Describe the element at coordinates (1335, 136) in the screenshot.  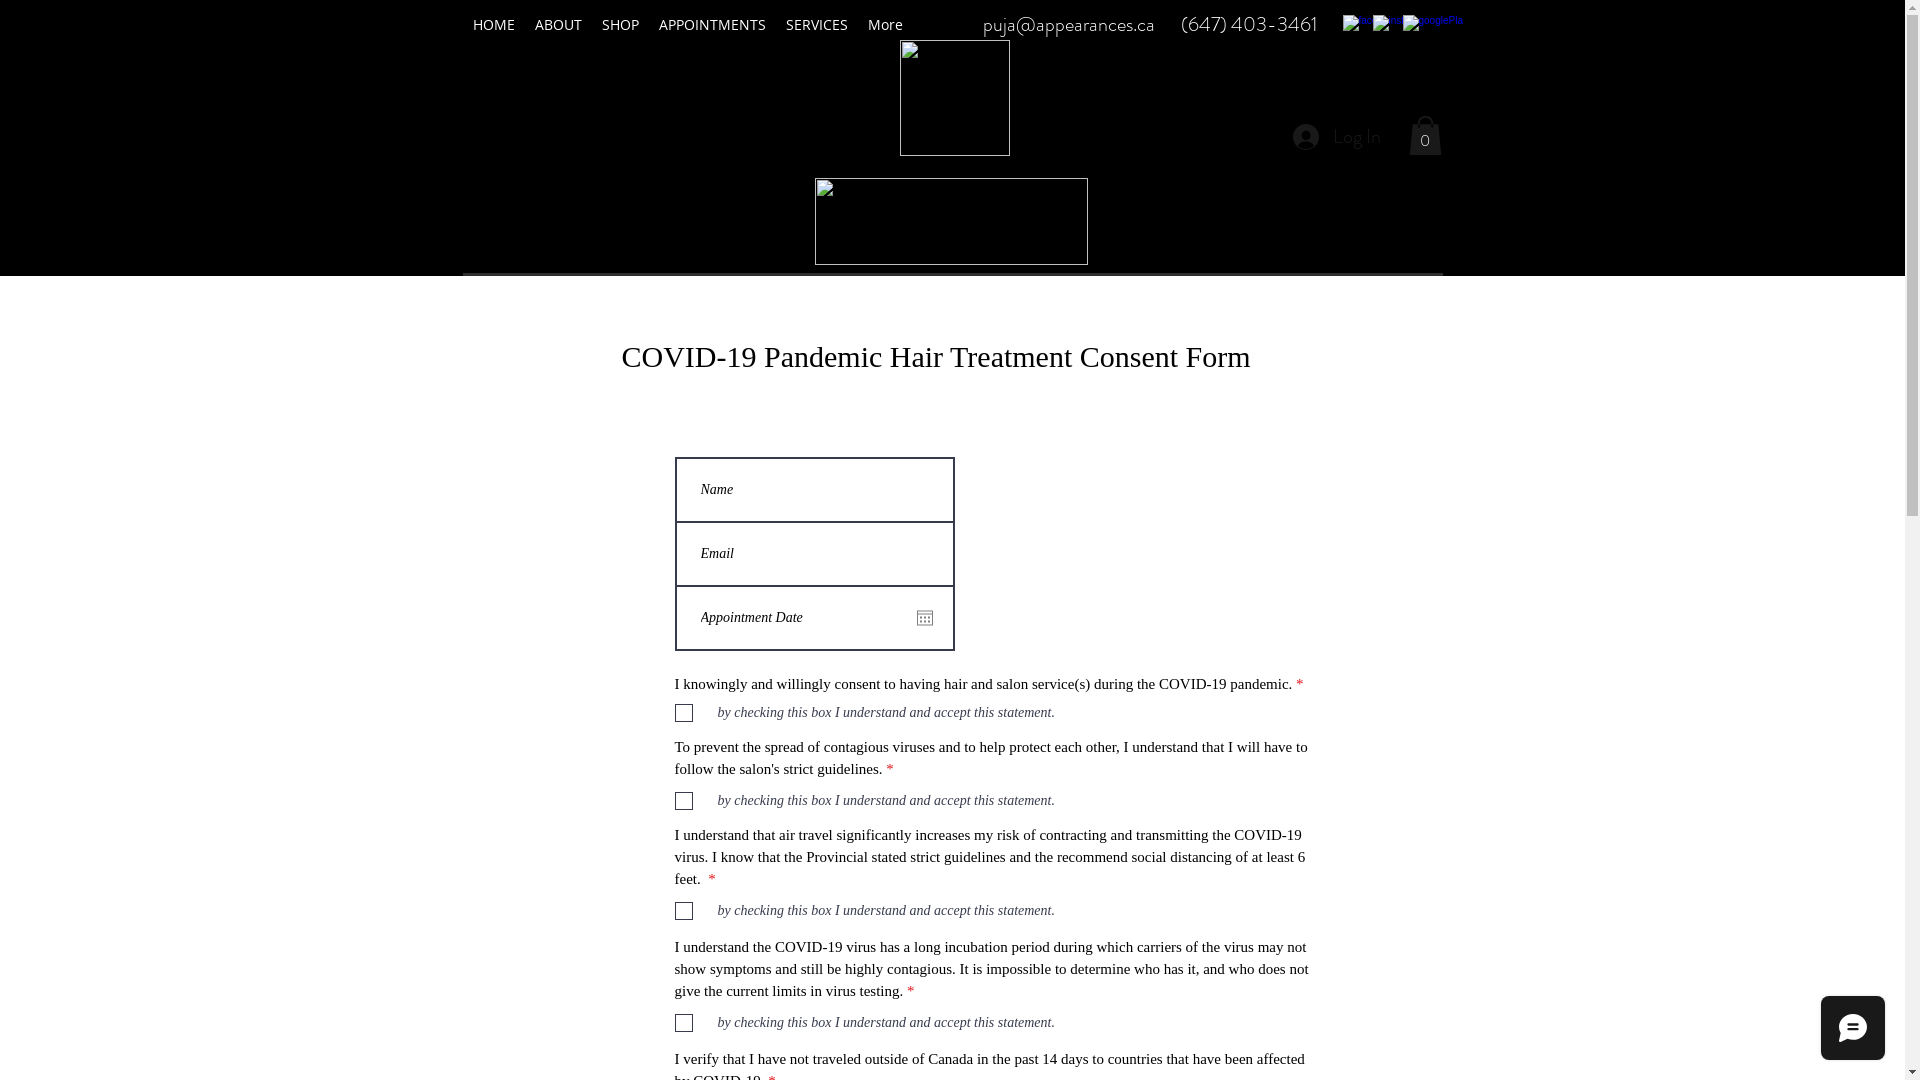
I see `'Log In'` at that location.